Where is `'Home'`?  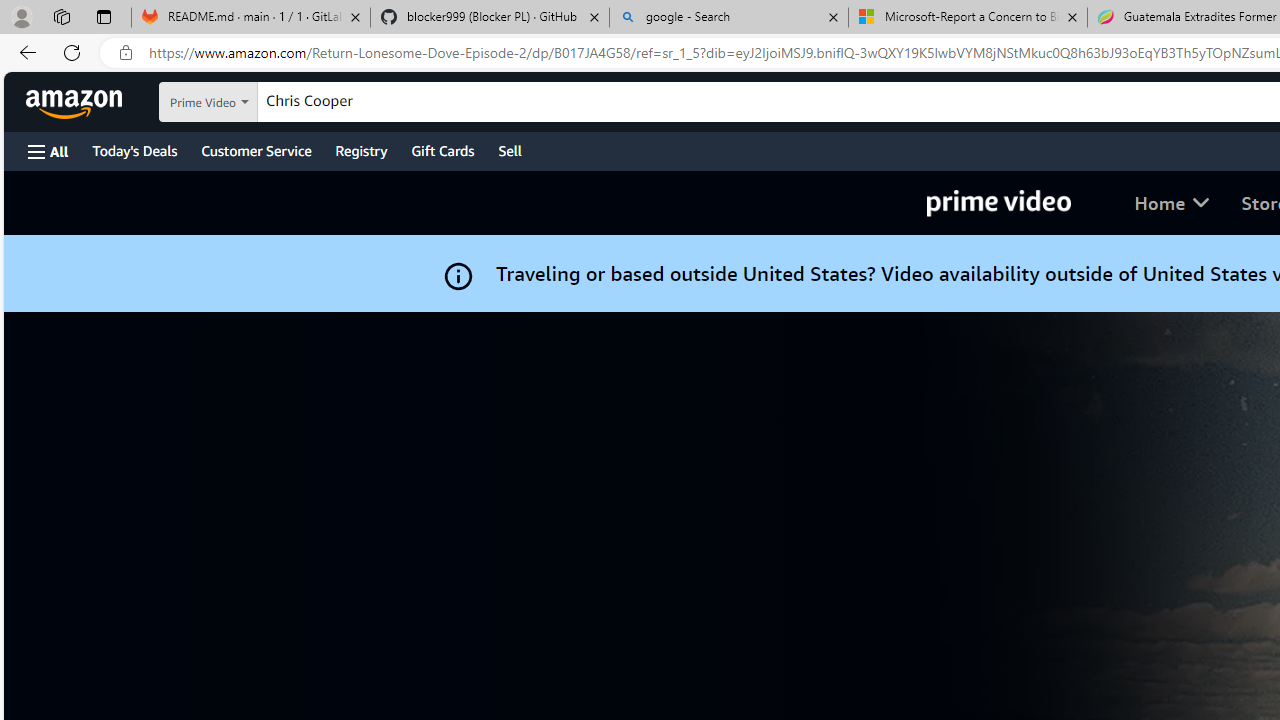 'Home' is located at coordinates (1171, 203).